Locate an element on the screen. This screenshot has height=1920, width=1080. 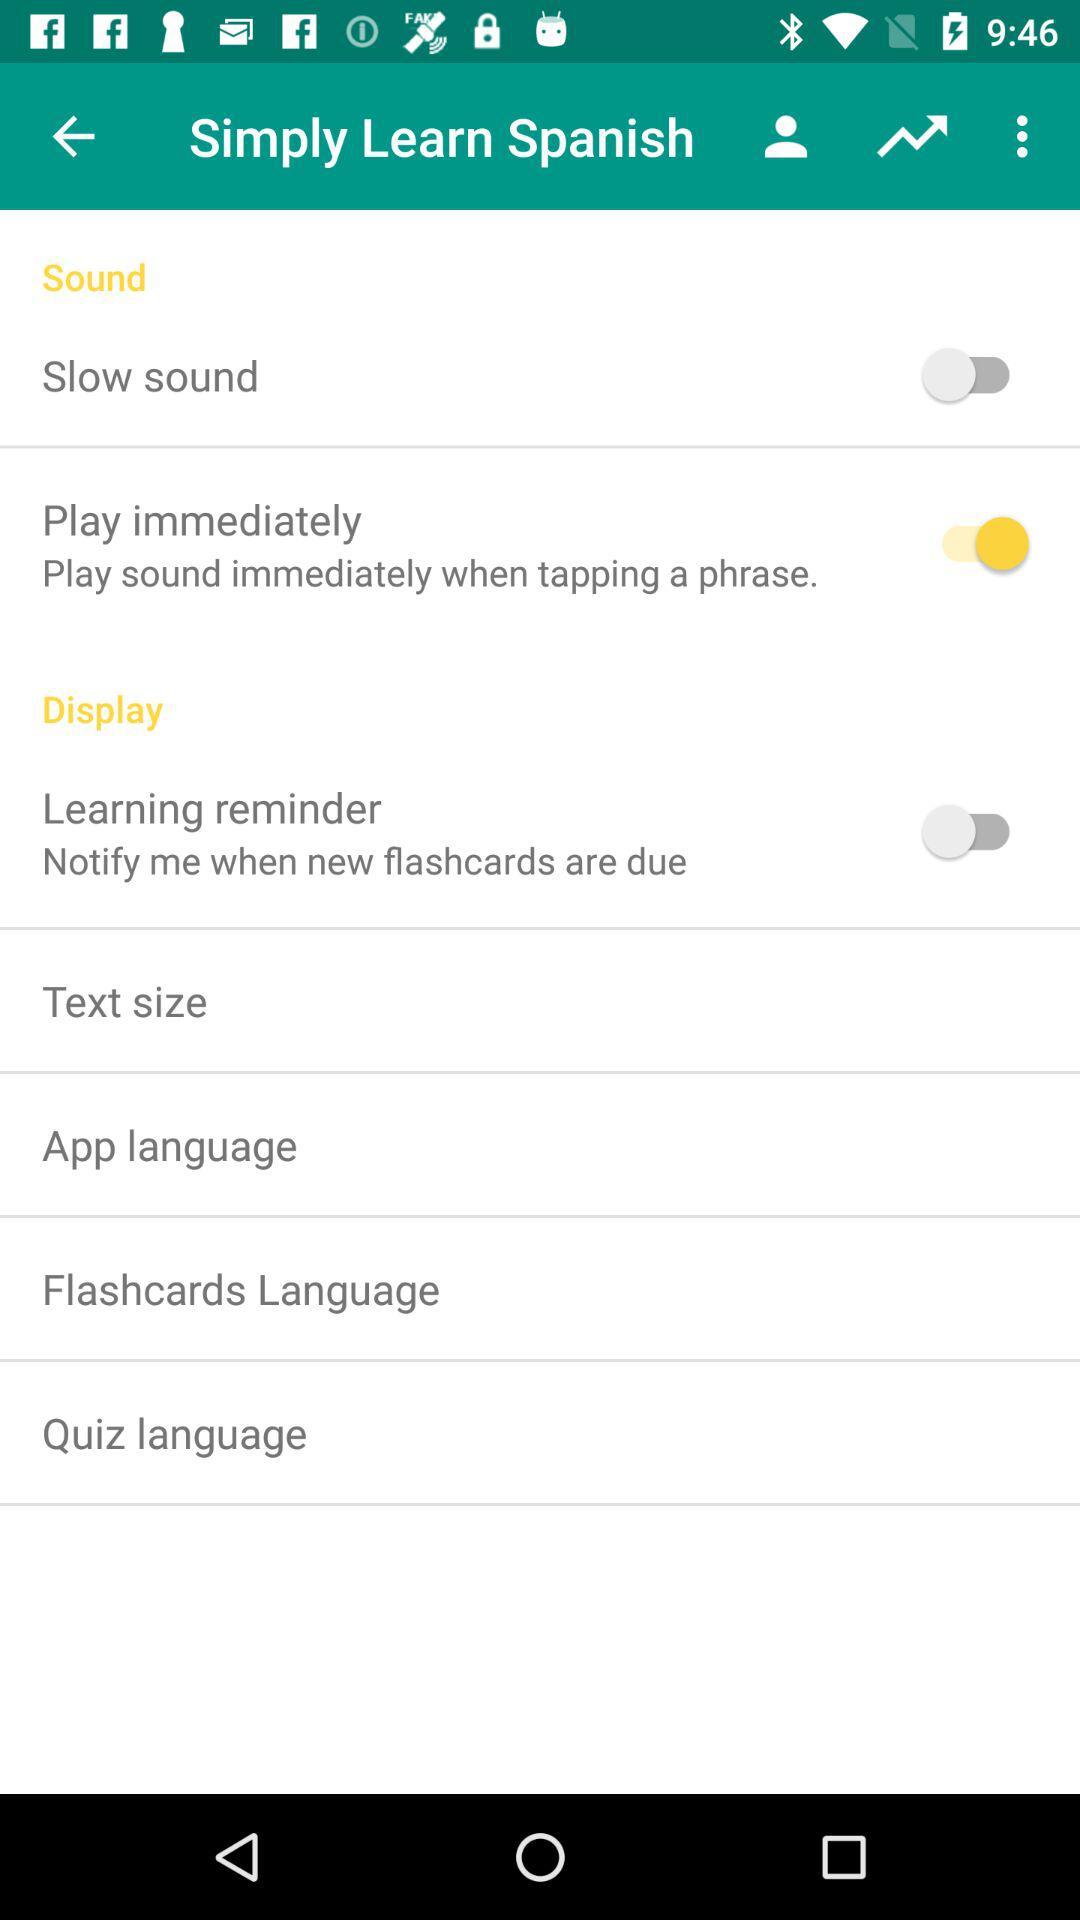
item below notify me when is located at coordinates (124, 1000).